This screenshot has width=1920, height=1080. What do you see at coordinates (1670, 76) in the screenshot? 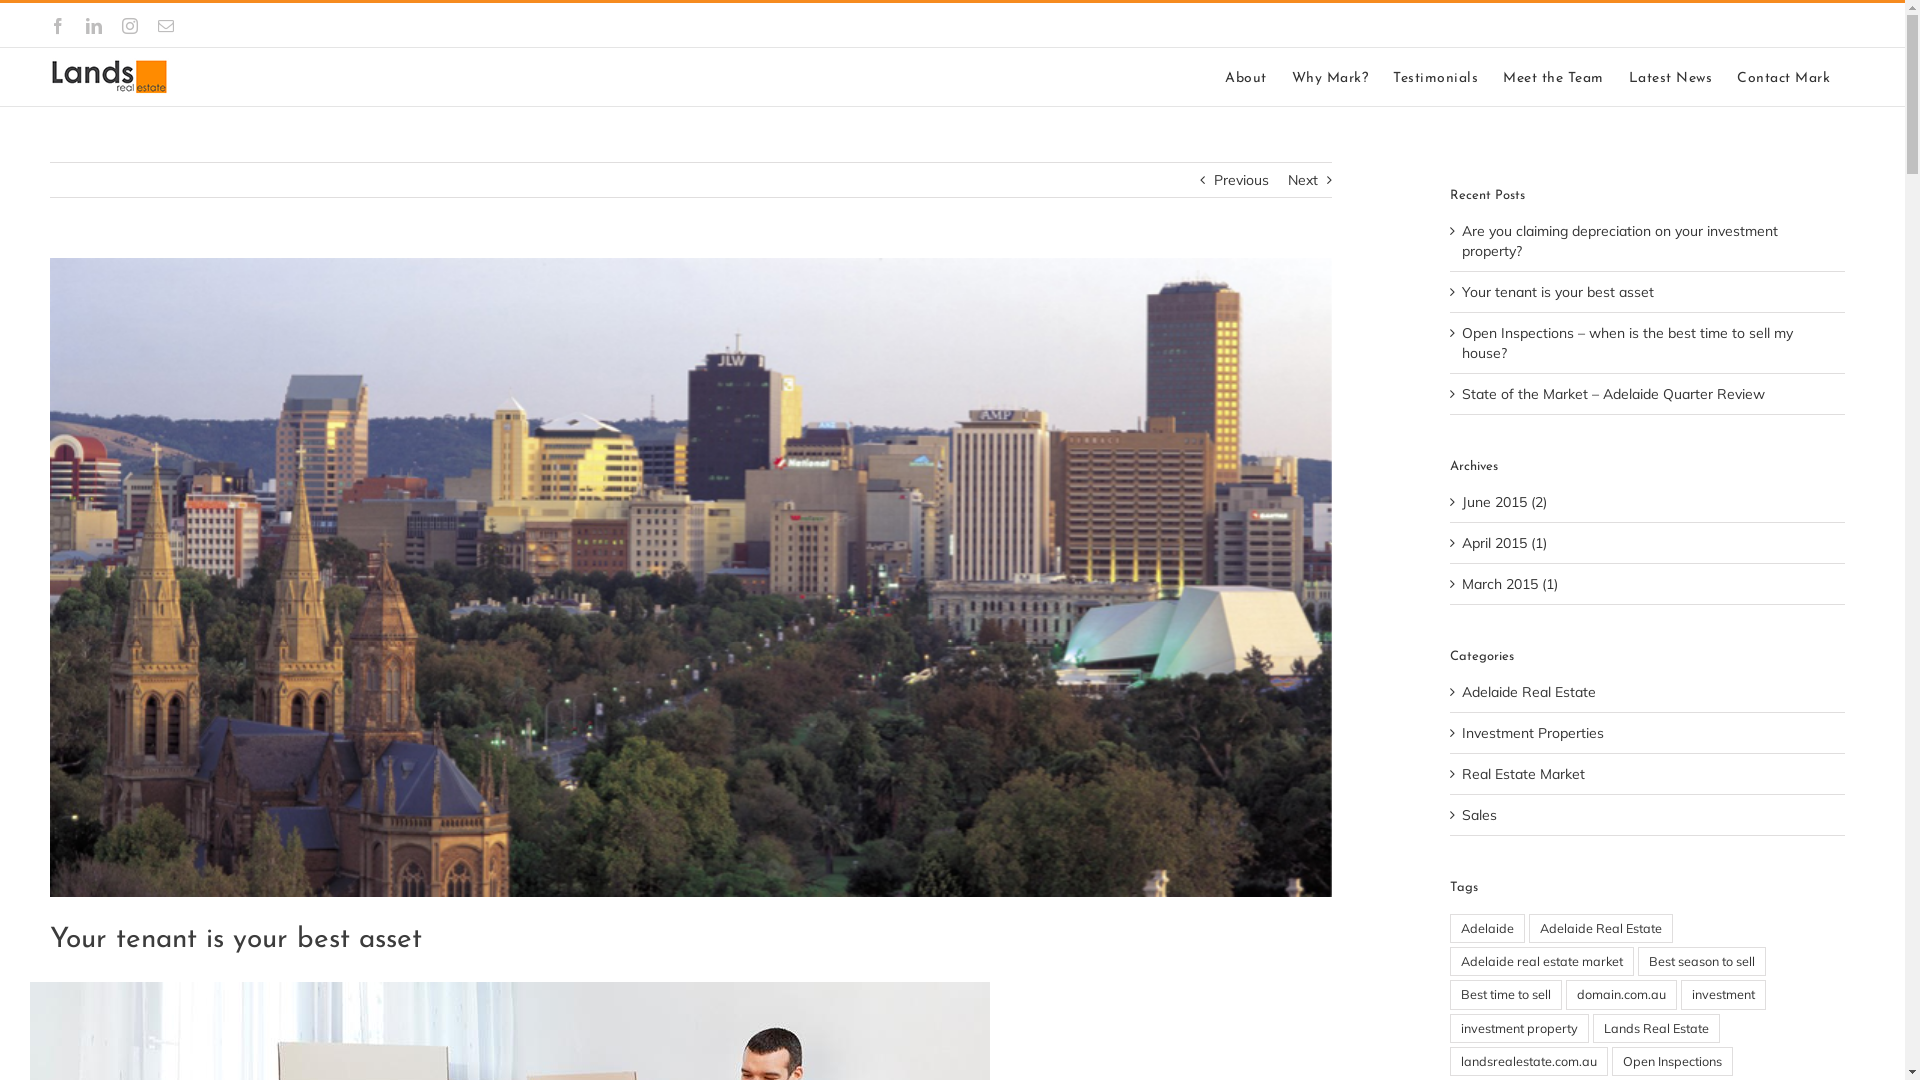
I see `'Latest News'` at bounding box center [1670, 76].